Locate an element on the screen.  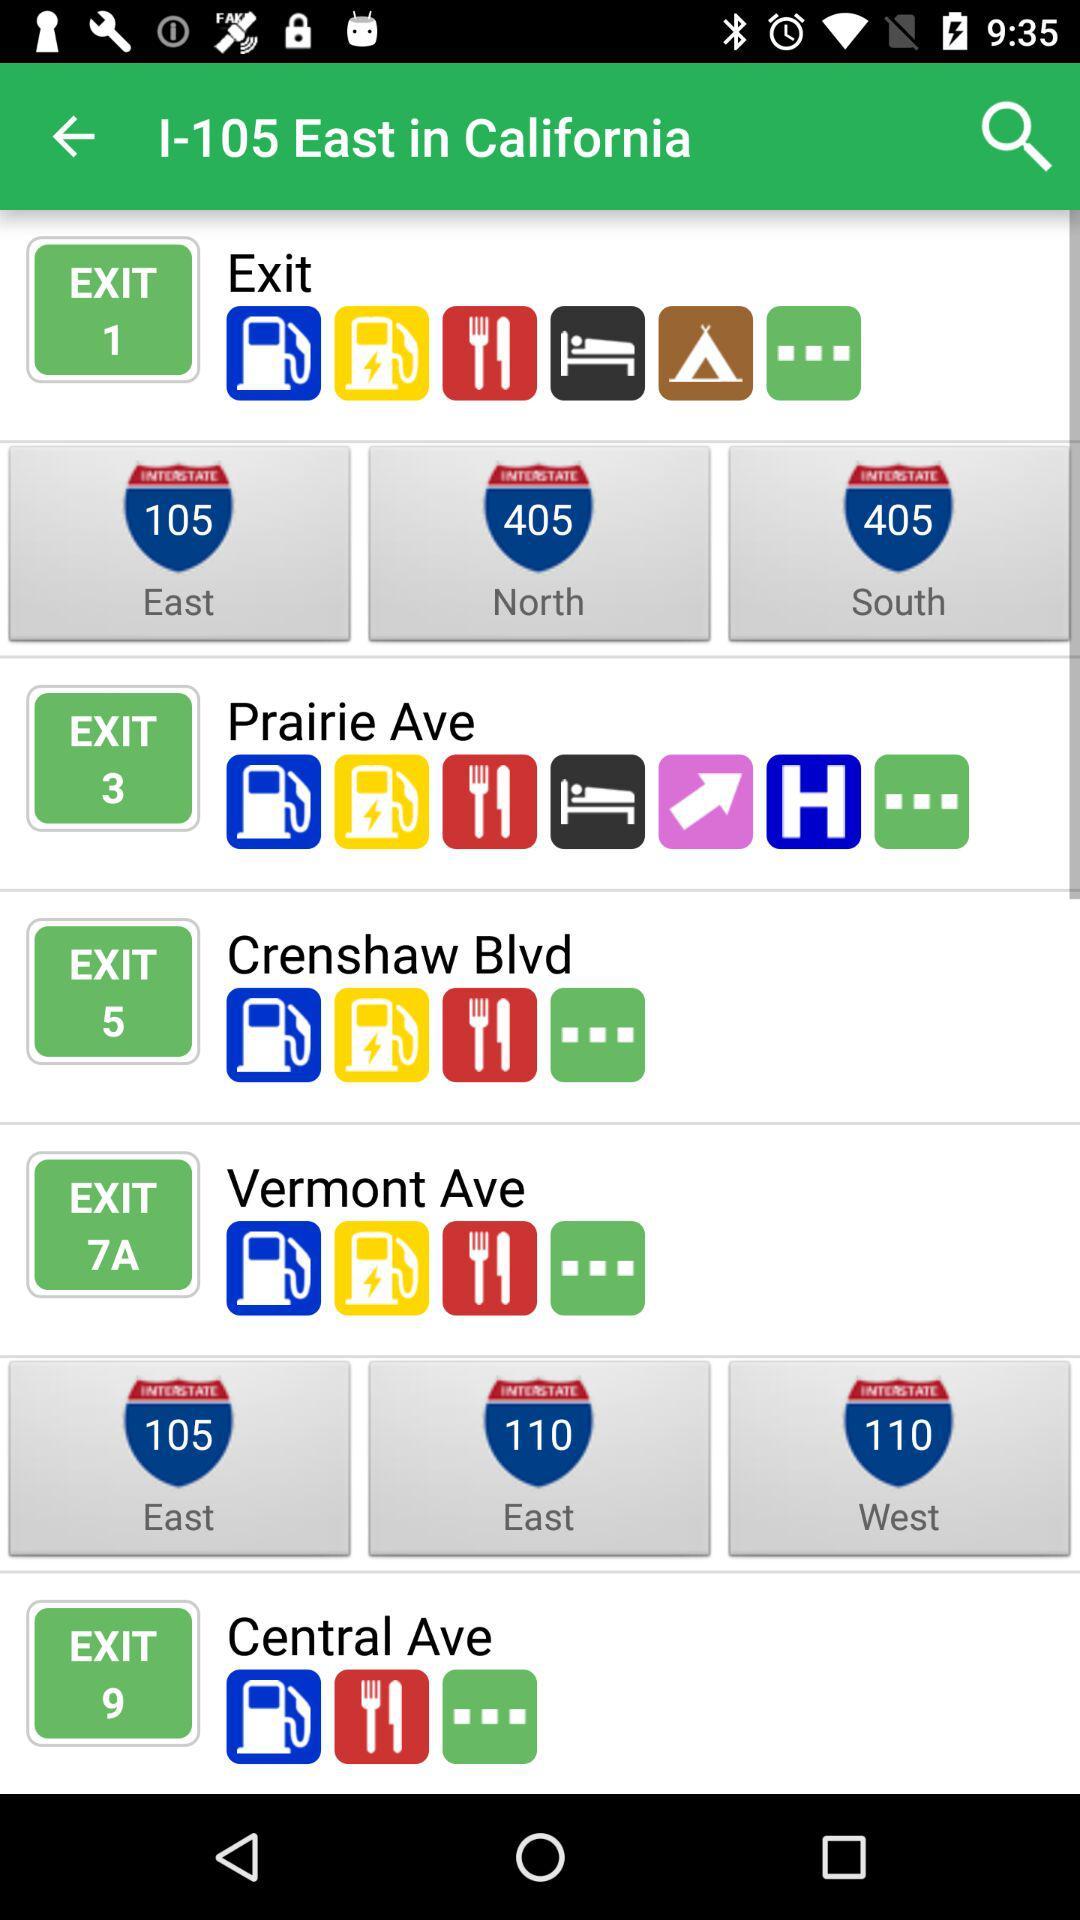
the item next to prairie ave is located at coordinates (113, 785).